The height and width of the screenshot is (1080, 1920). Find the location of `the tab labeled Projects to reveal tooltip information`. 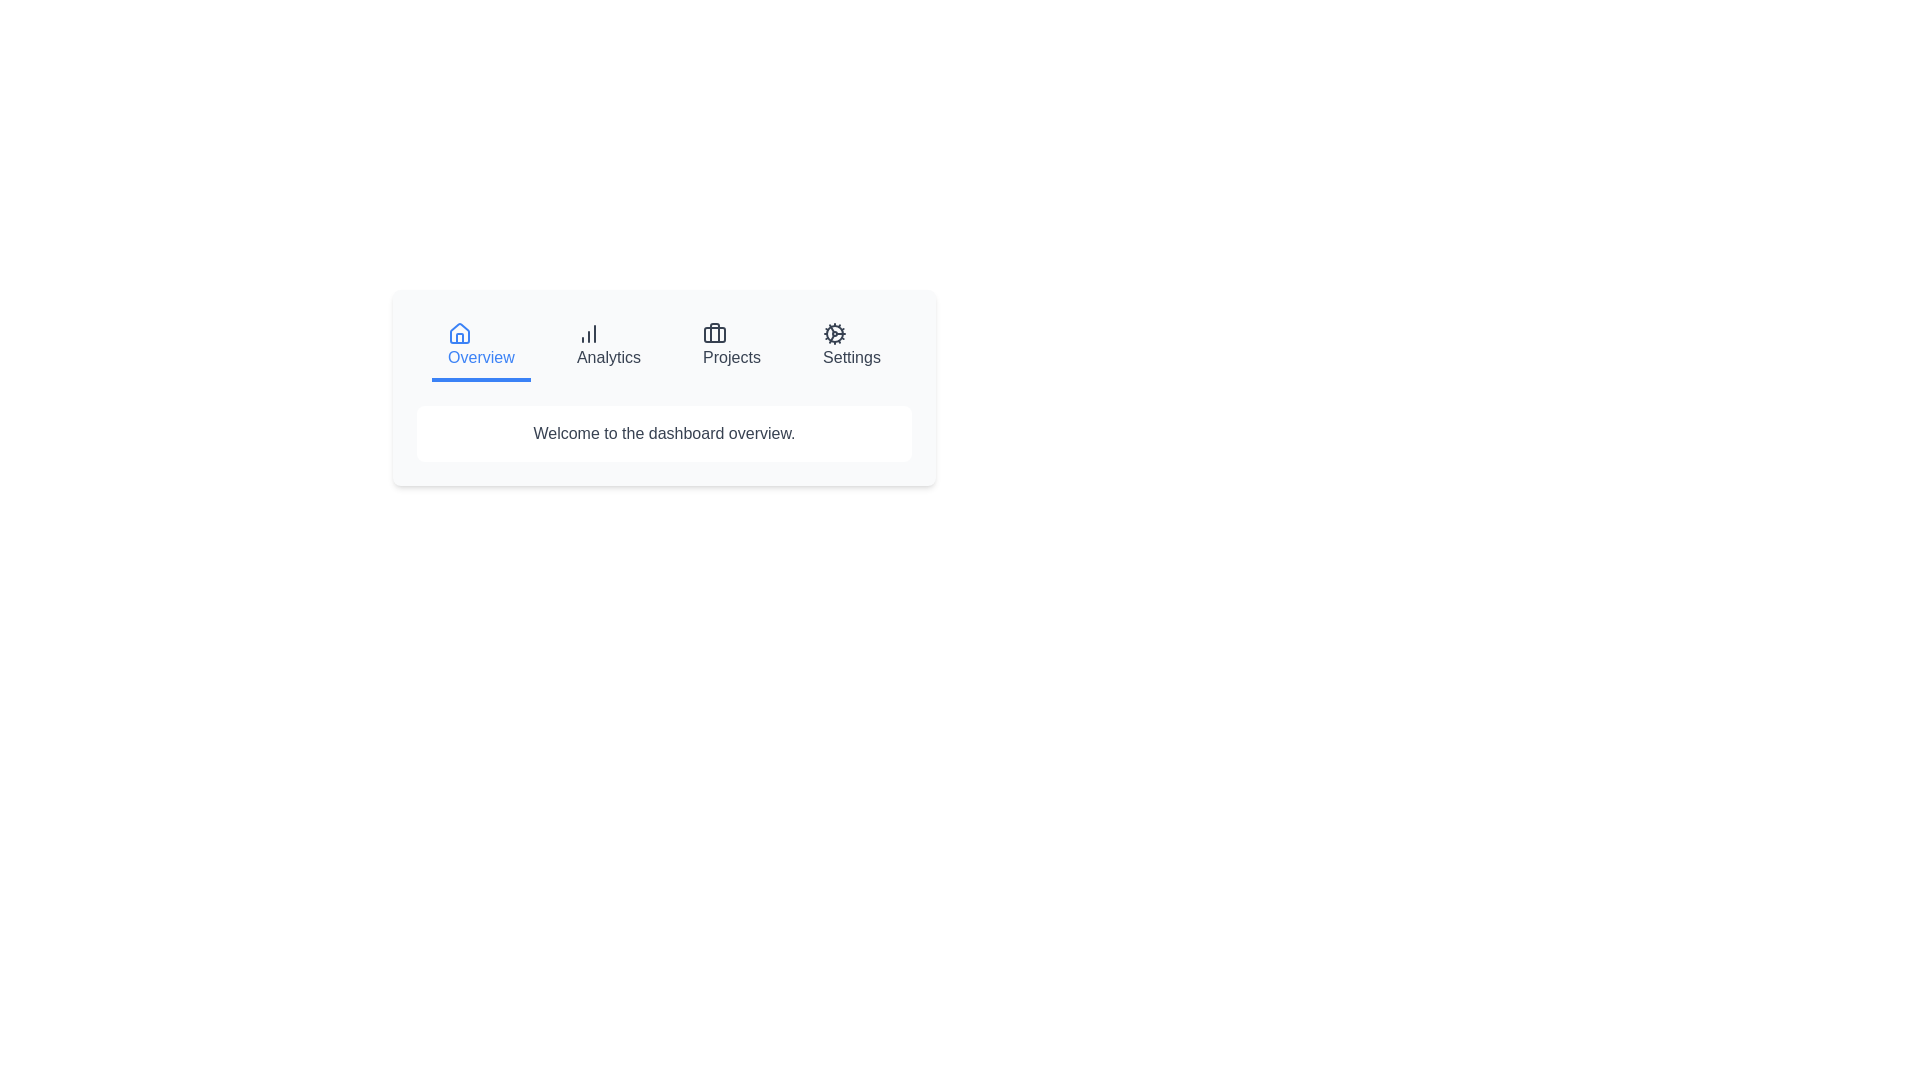

the tab labeled Projects to reveal tooltip information is located at coordinates (731, 346).